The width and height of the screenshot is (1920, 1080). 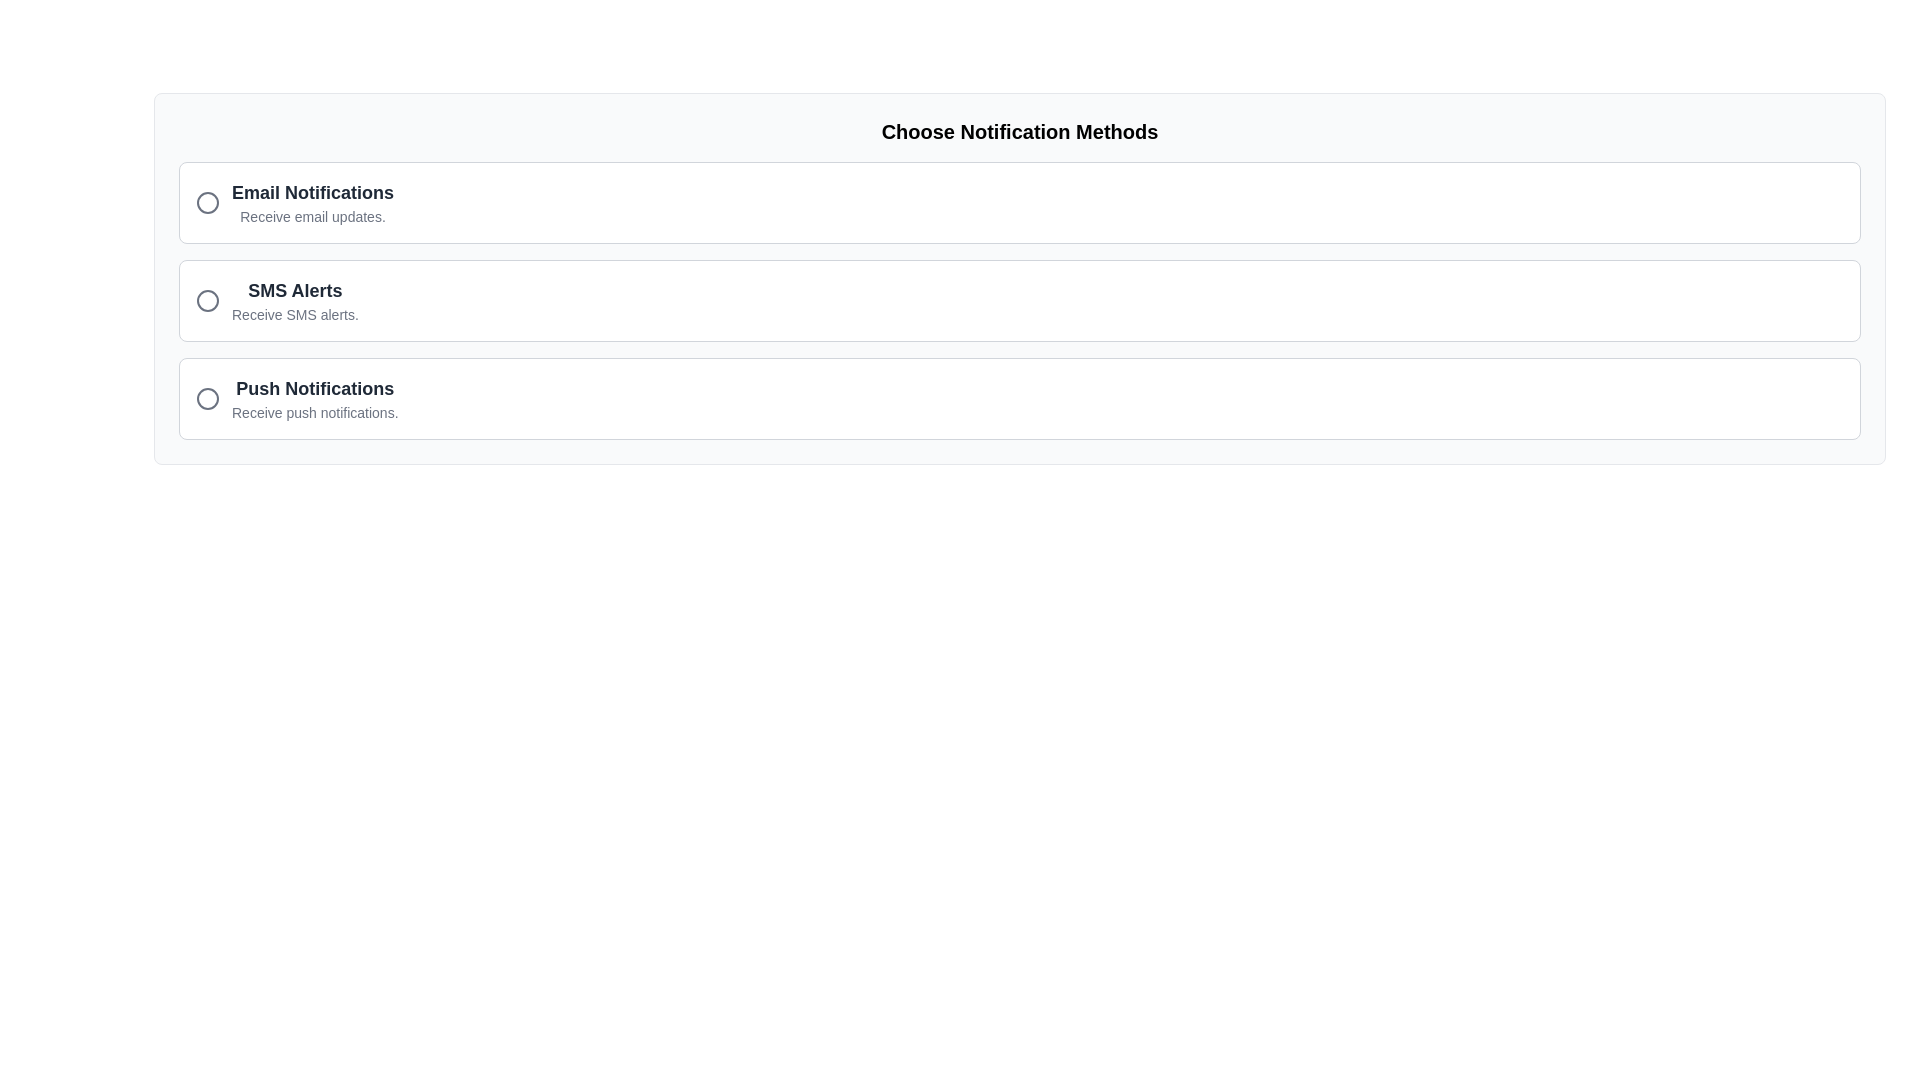 What do you see at coordinates (294, 300) in the screenshot?
I see `text block labeled 'SMS Alerts' which includes a bold heading and a smaller text 'Receive SMS alerts.'` at bounding box center [294, 300].